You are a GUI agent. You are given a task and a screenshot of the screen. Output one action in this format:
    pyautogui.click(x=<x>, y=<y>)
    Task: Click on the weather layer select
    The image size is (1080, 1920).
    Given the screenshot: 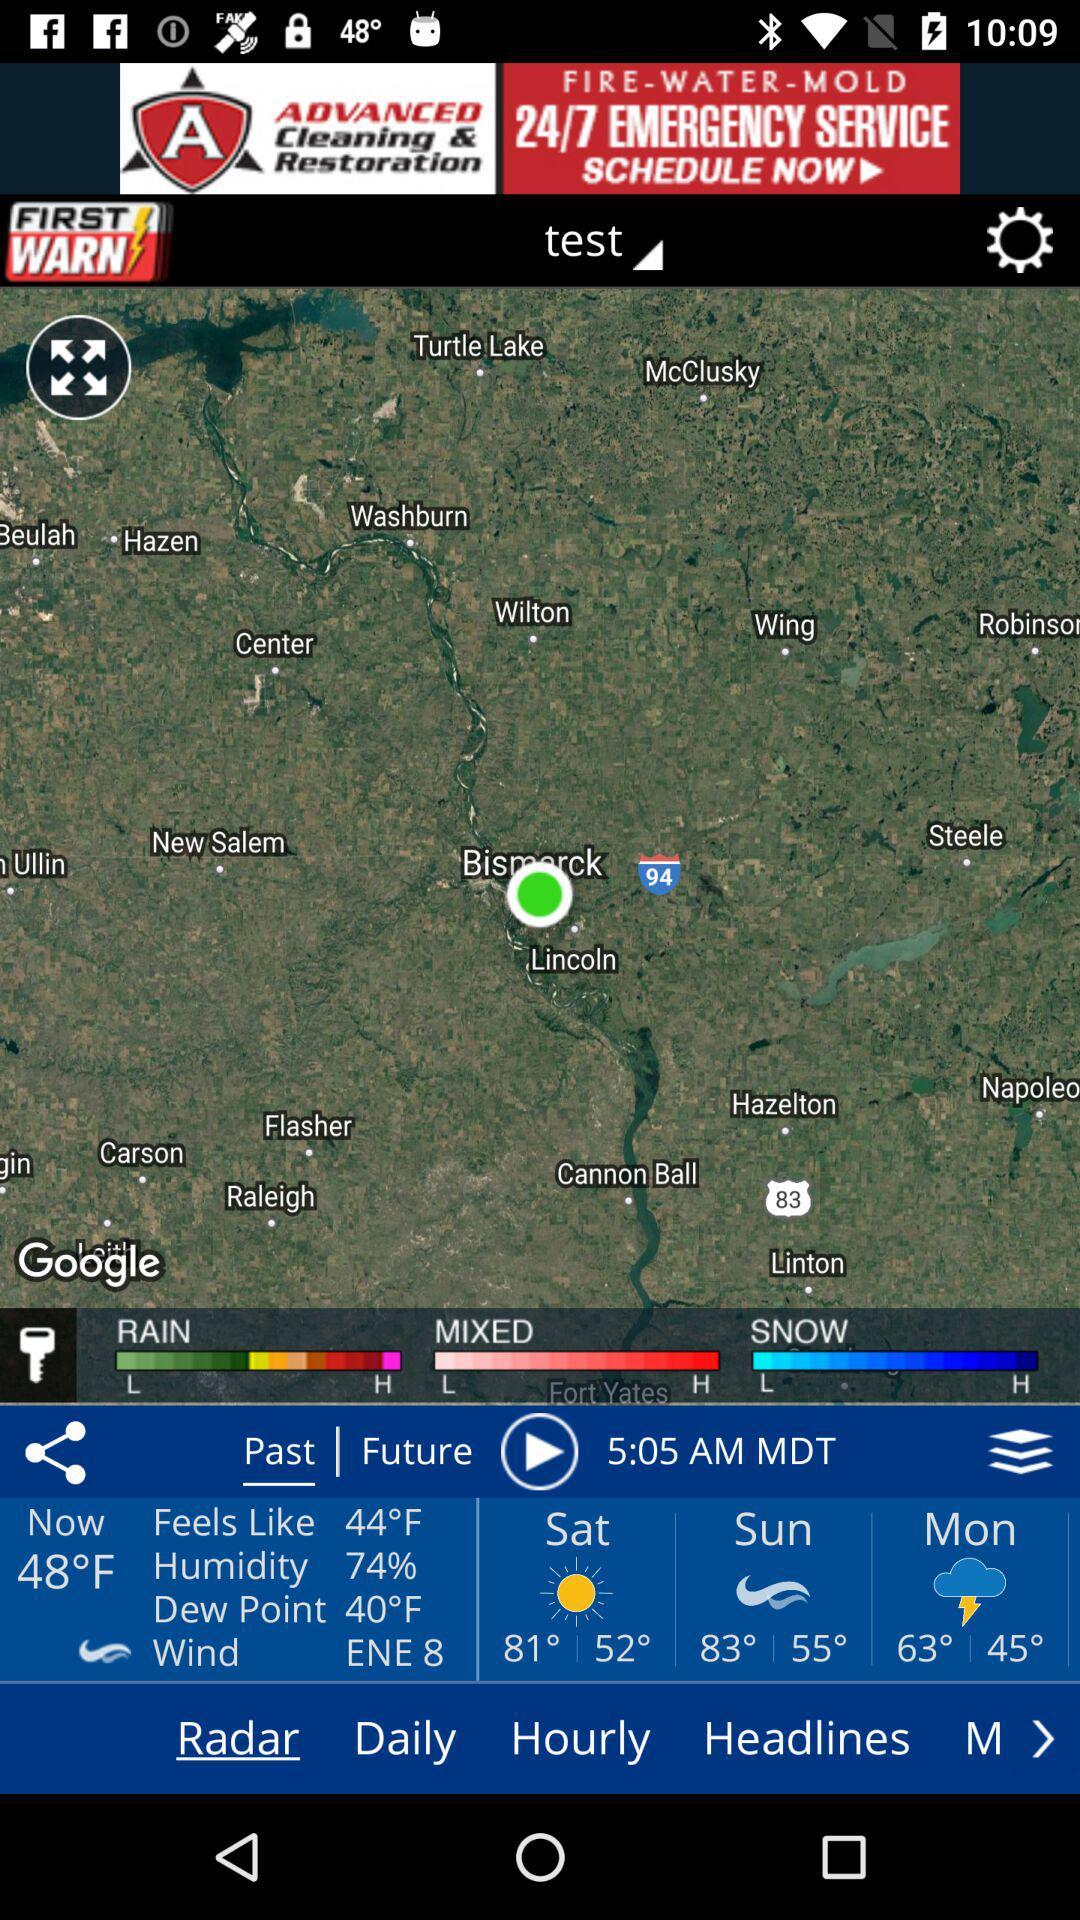 What is the action you would take?
    pyautogui.click(x=1020, y=1451)
    